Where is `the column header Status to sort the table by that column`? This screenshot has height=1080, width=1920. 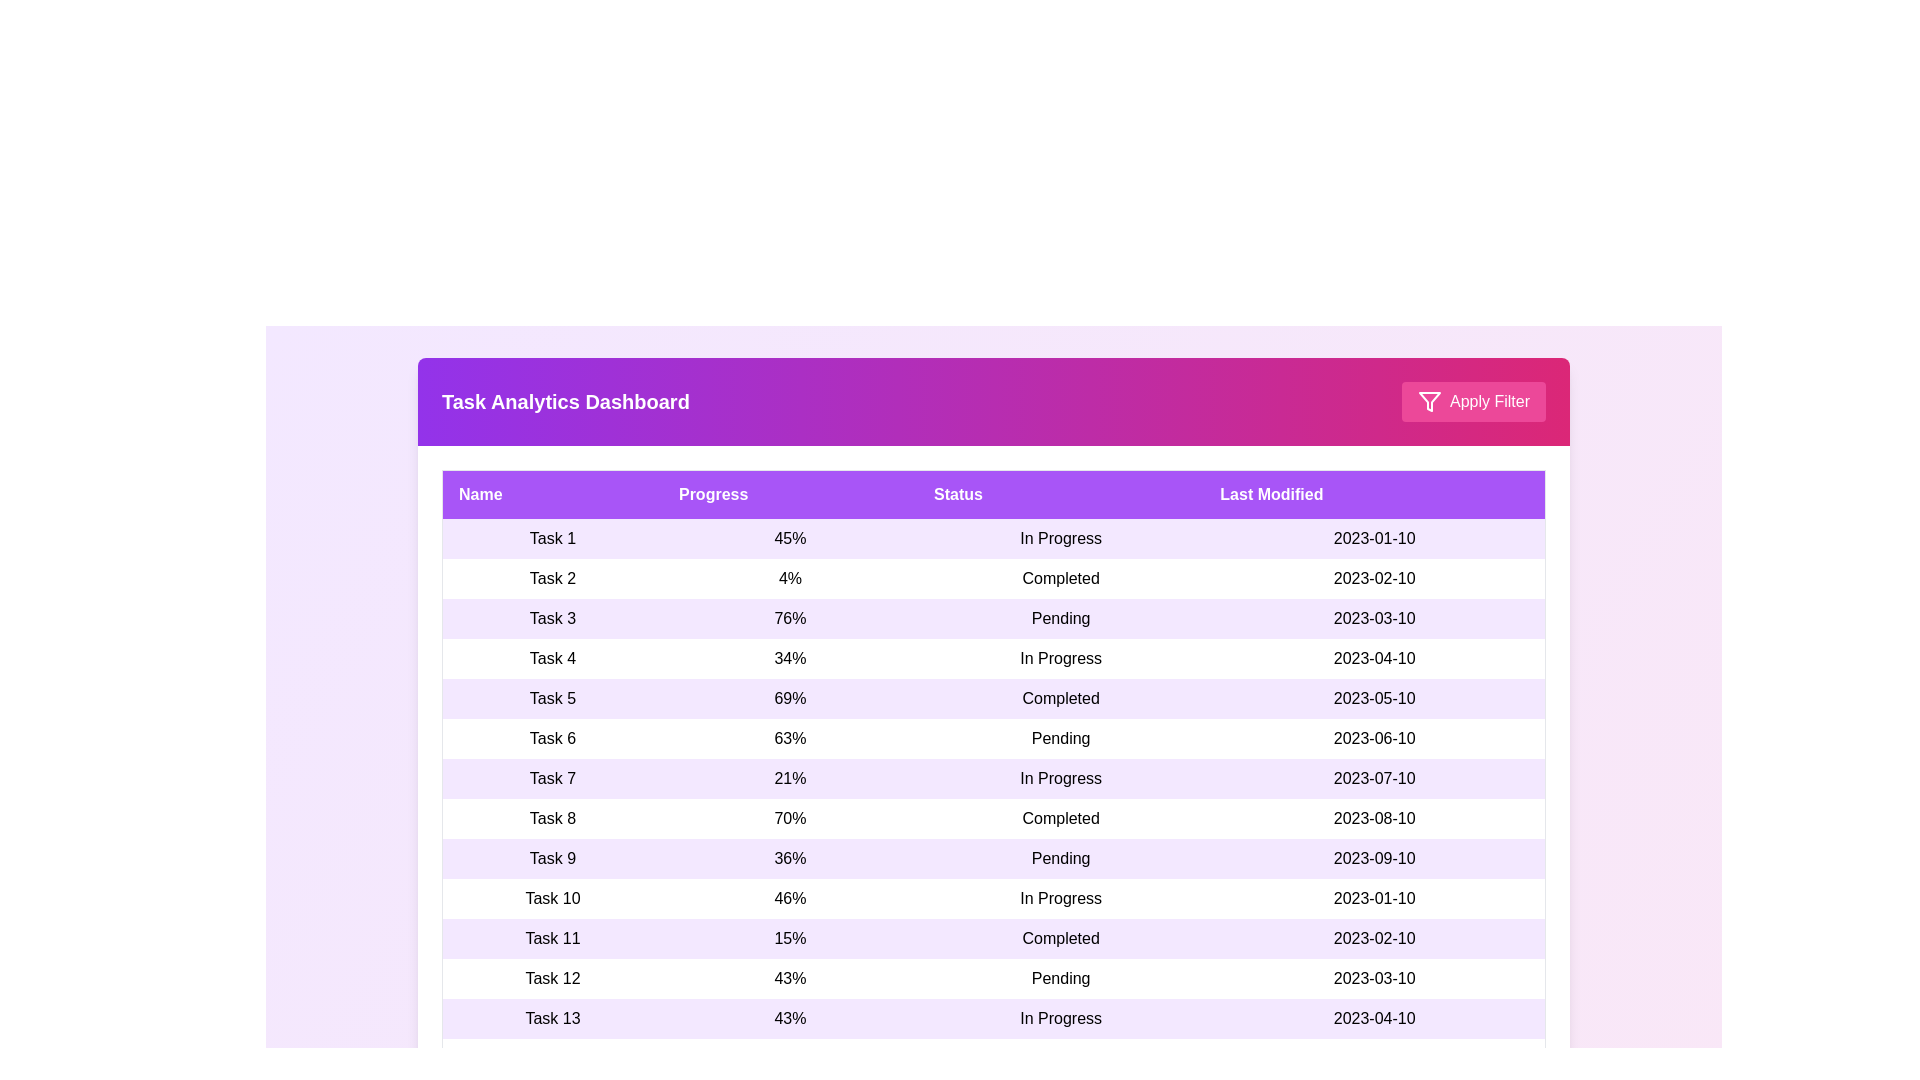 the column header Status to sort the table by that column is located at coordinates (1060, 494).